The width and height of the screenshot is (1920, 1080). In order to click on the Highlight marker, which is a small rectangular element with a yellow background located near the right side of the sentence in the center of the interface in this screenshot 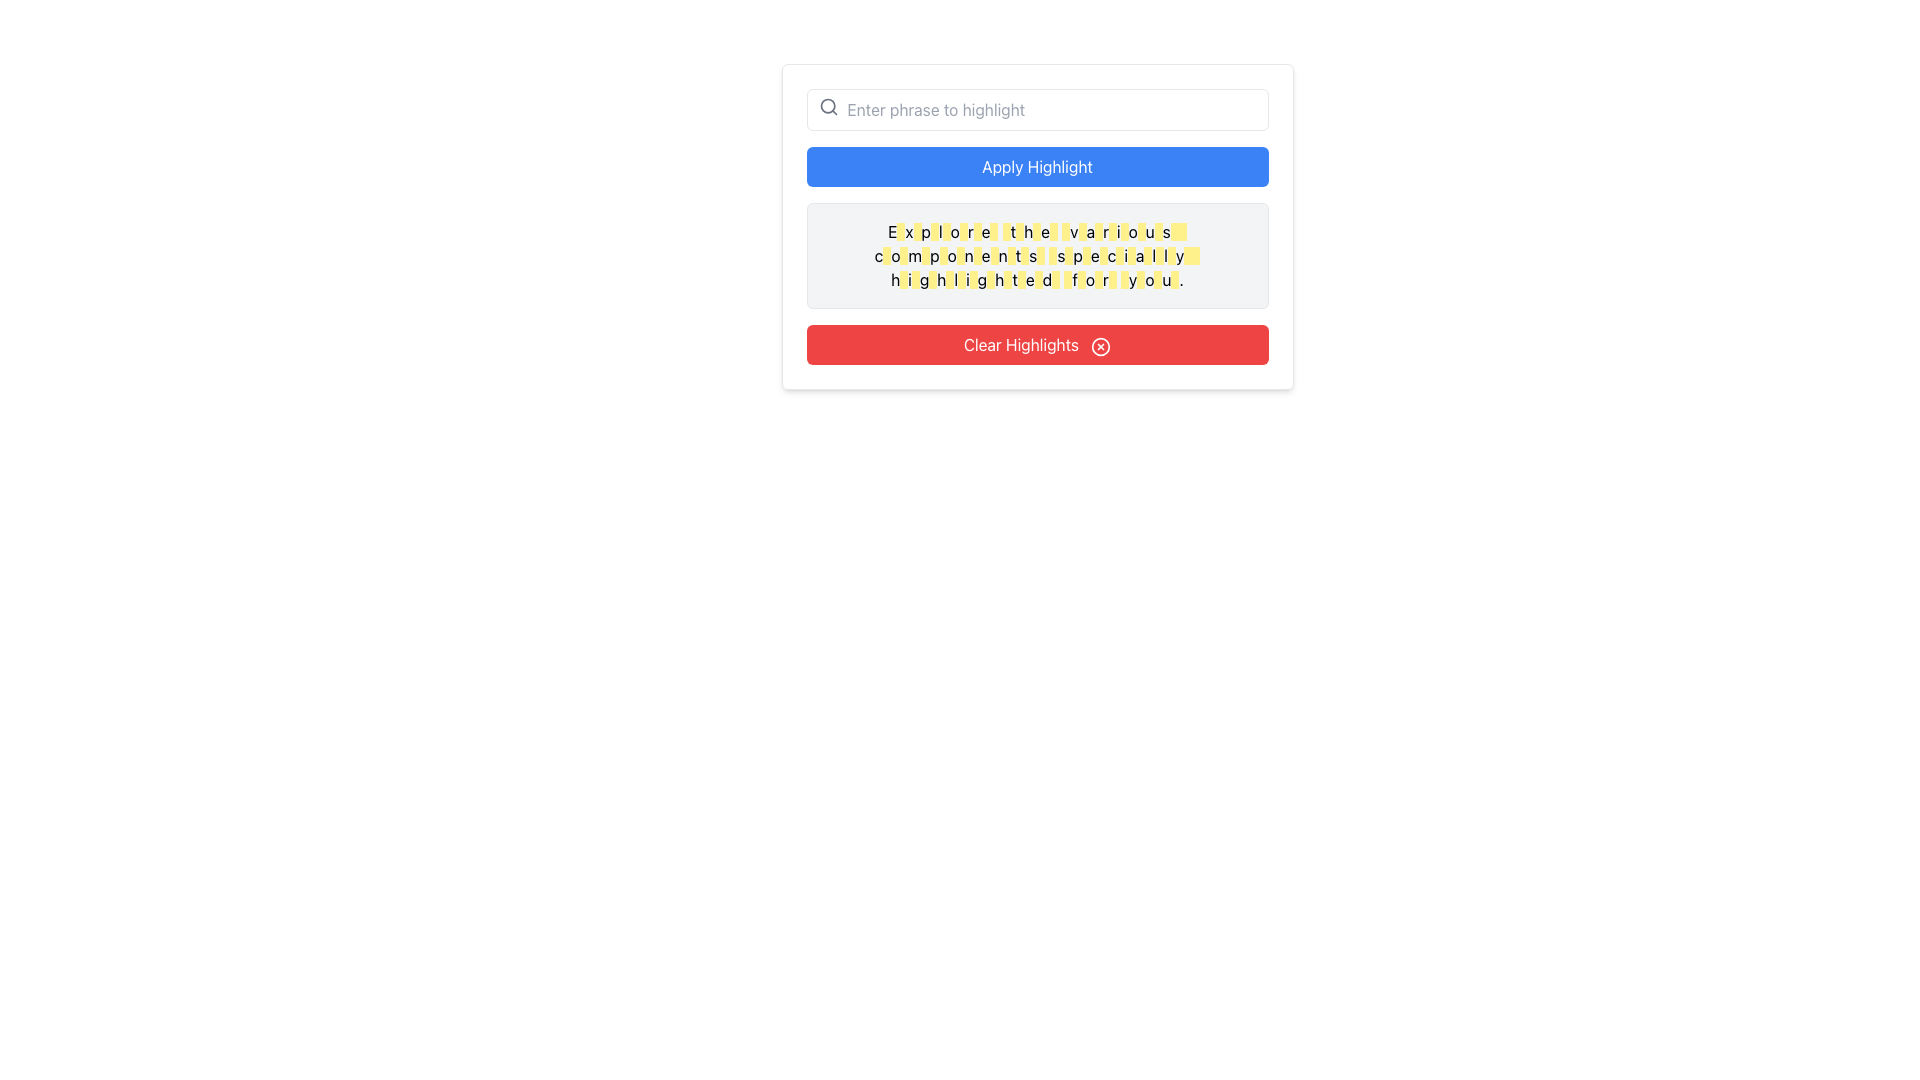, I will do `click(1148, 254)`.